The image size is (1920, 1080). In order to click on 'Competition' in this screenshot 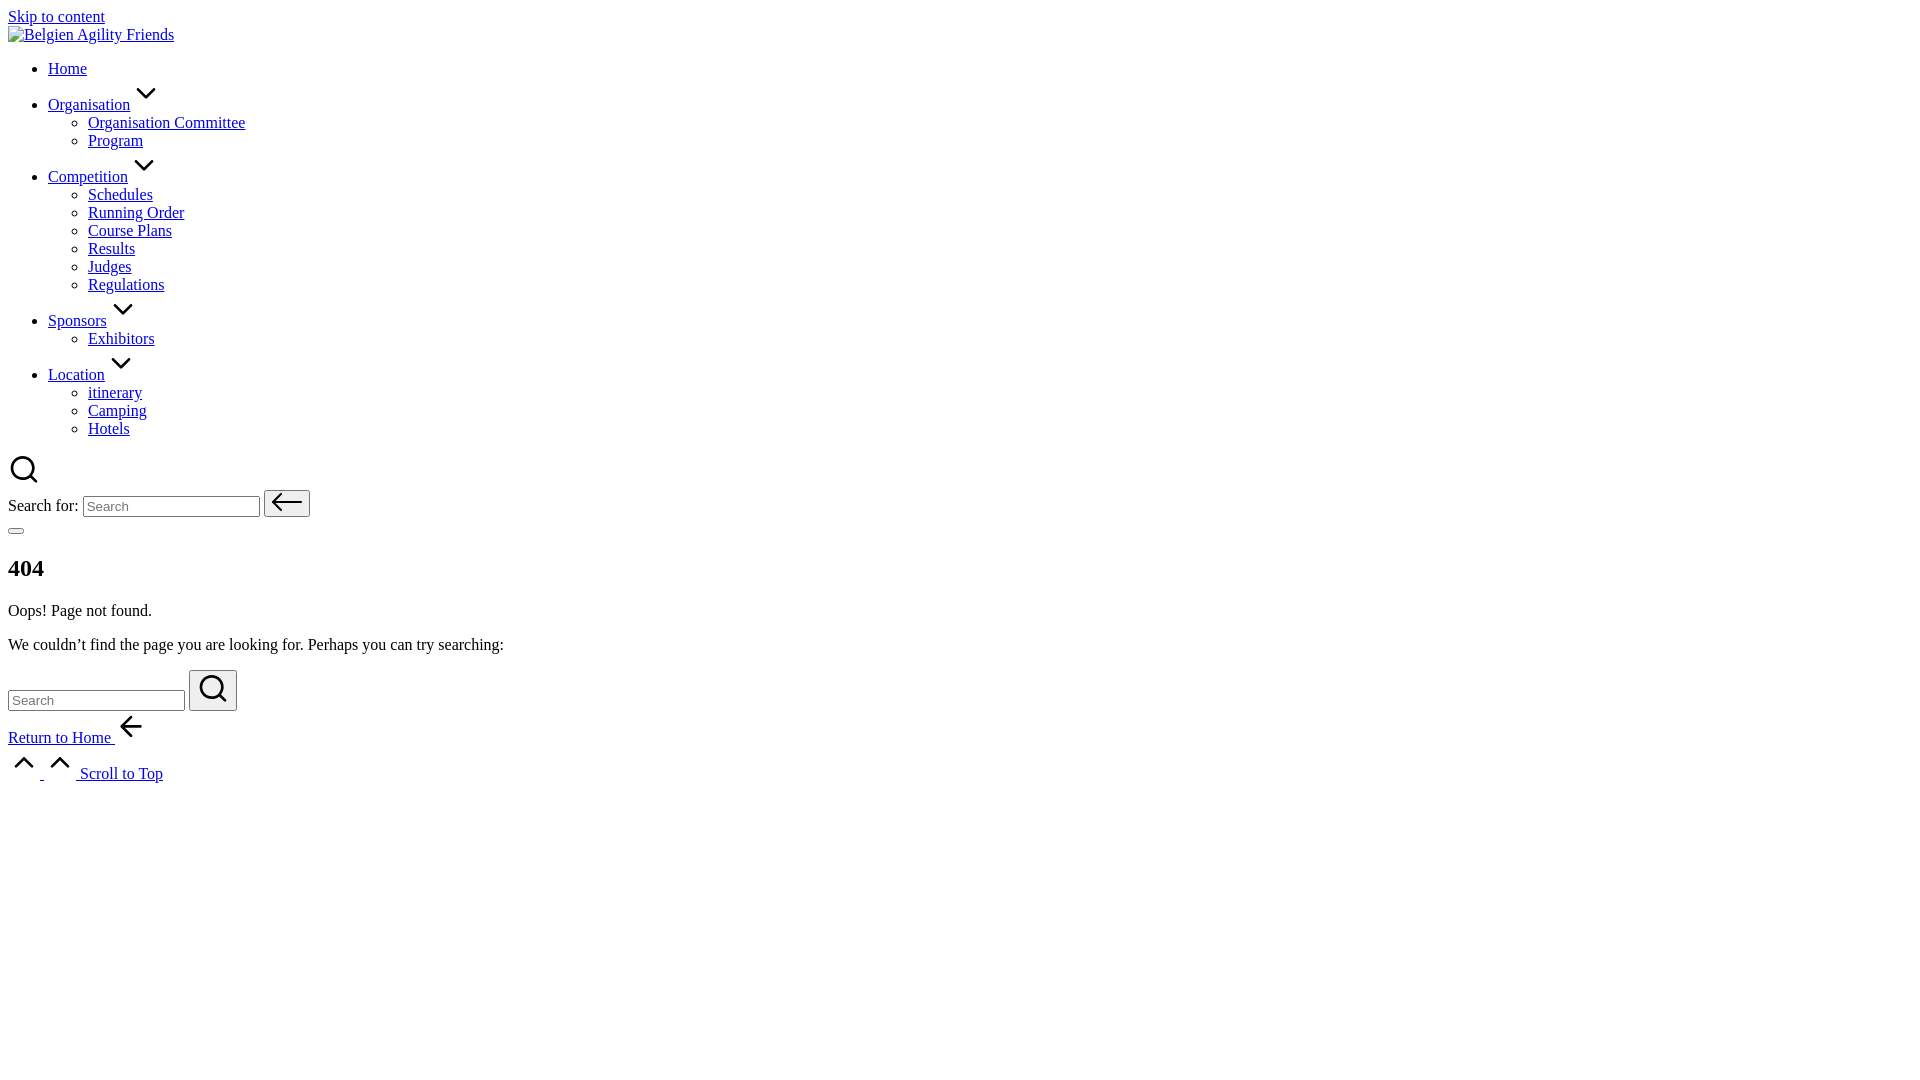, I will do `click(103, 175)`.